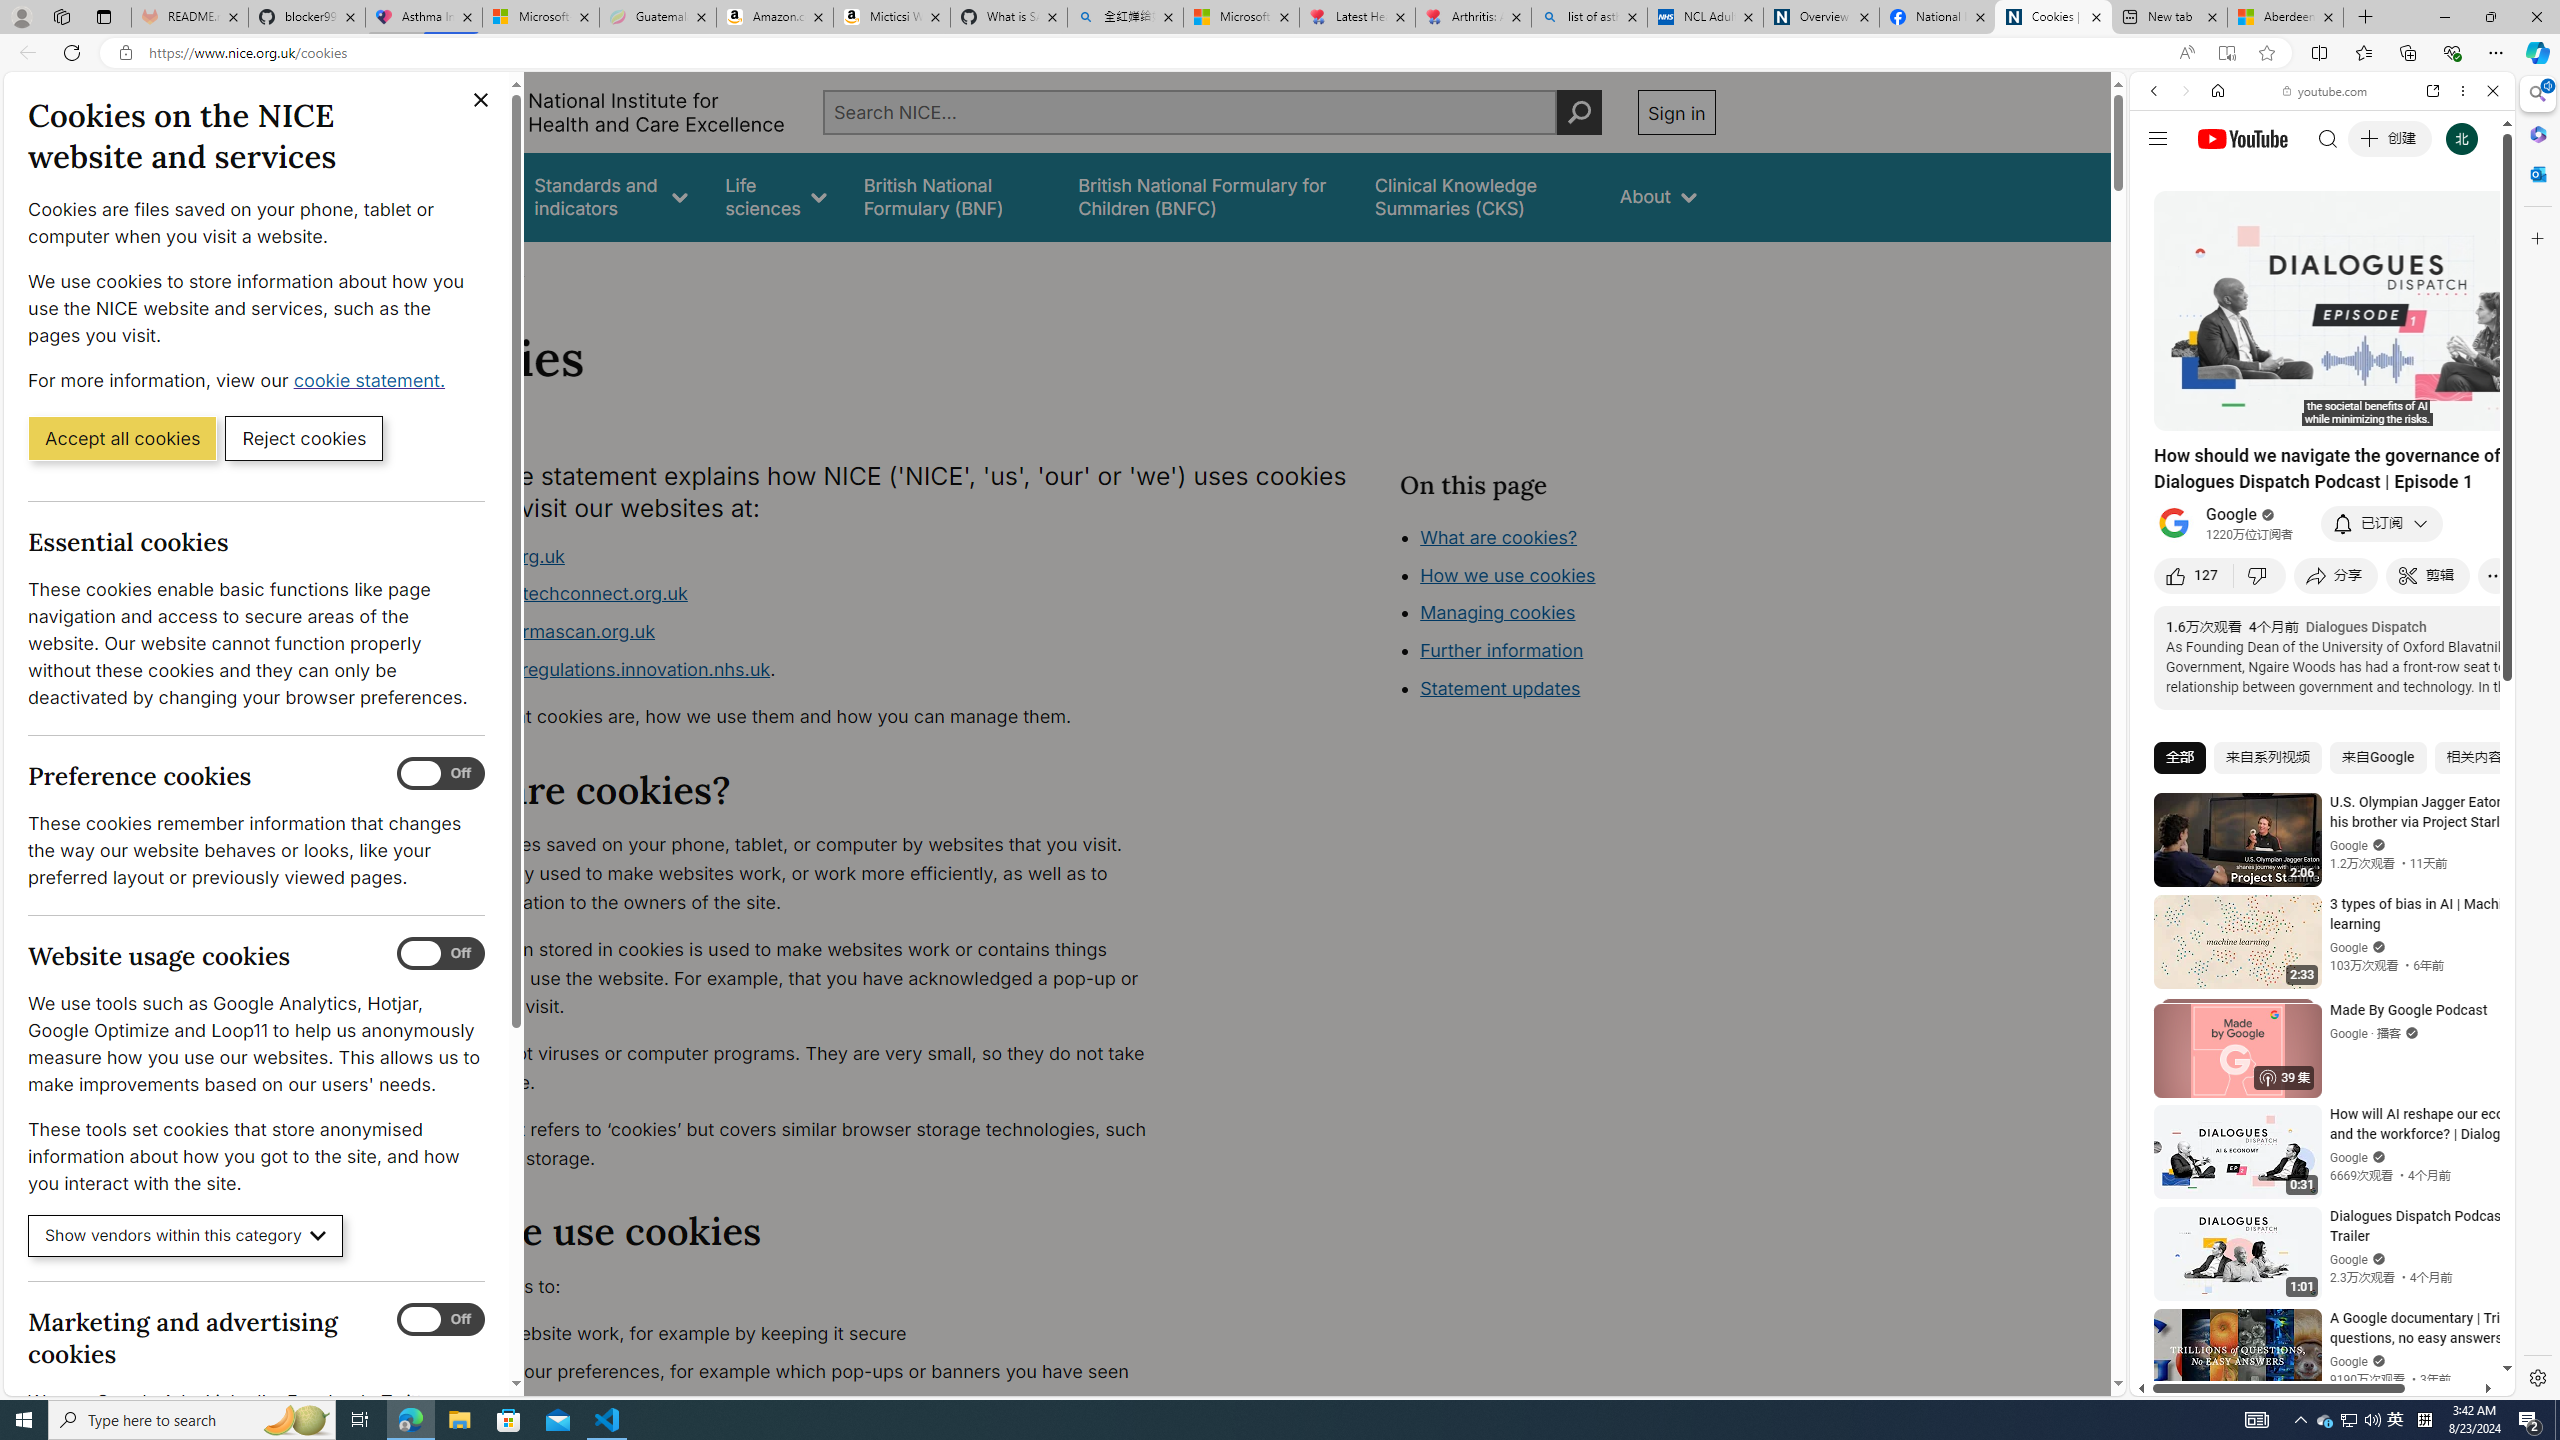 This screenshot has width=2560, height=1440. What do you see at coordinates (1556, 614) in the screenshot?
I see `'Class: in-page-nav__list'` at bounding box center [1556, 614].